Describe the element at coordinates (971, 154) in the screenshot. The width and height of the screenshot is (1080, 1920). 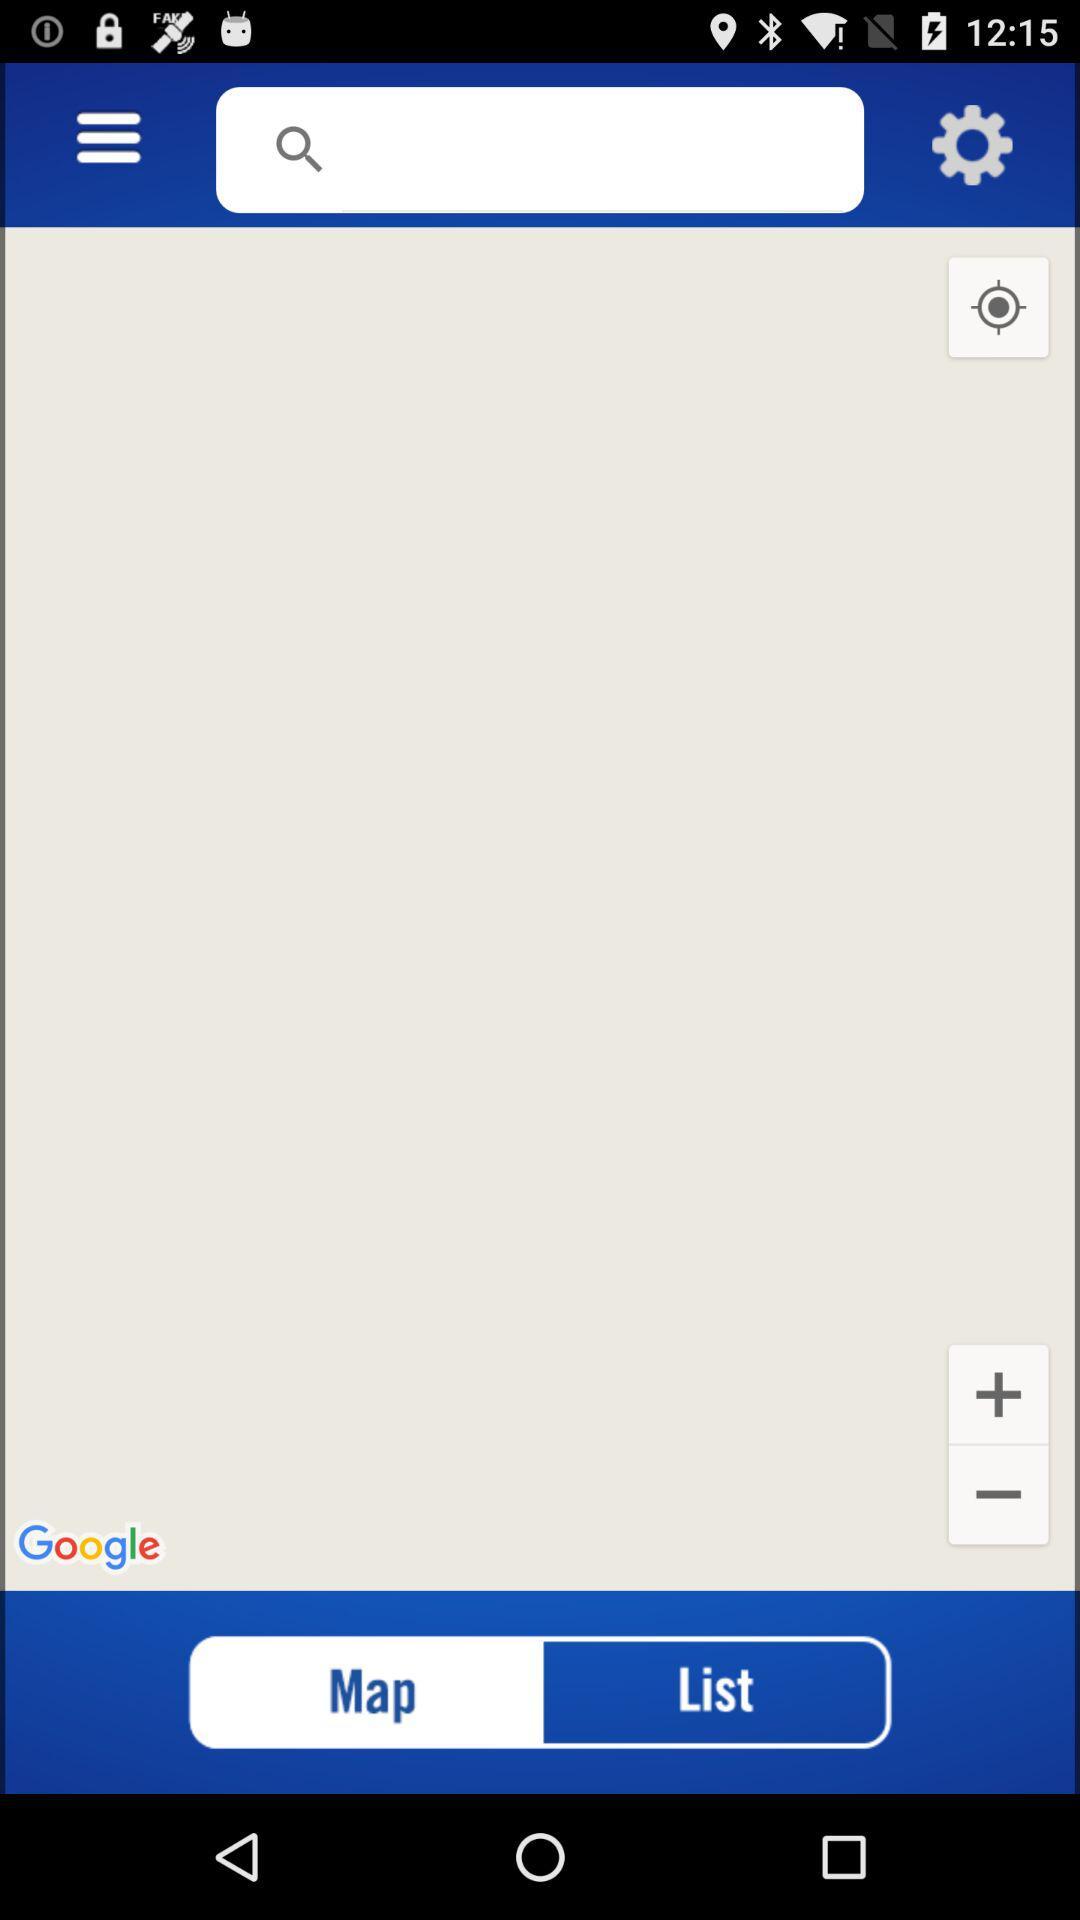
I see `the settings icon` at that location.